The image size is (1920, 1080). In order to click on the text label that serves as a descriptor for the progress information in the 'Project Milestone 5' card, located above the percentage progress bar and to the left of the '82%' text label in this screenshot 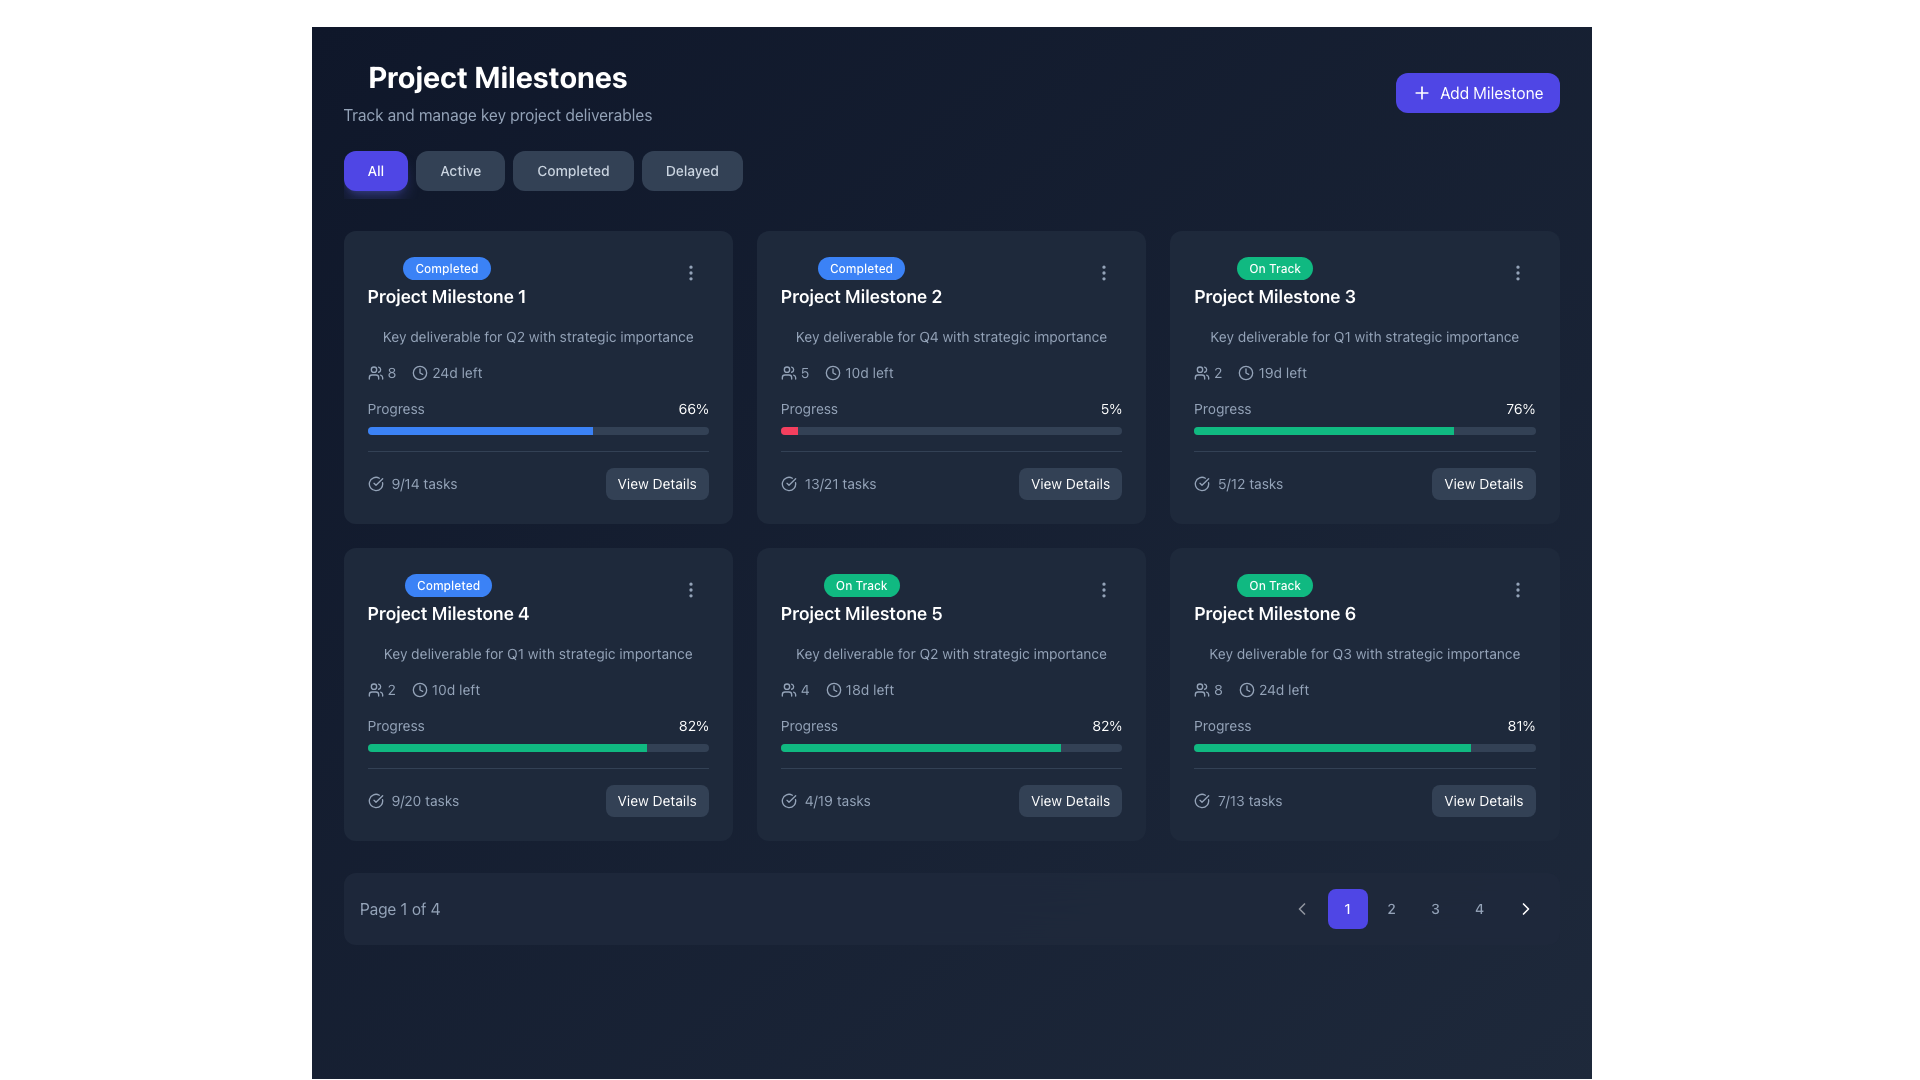, I will do `click(809, 725)`.